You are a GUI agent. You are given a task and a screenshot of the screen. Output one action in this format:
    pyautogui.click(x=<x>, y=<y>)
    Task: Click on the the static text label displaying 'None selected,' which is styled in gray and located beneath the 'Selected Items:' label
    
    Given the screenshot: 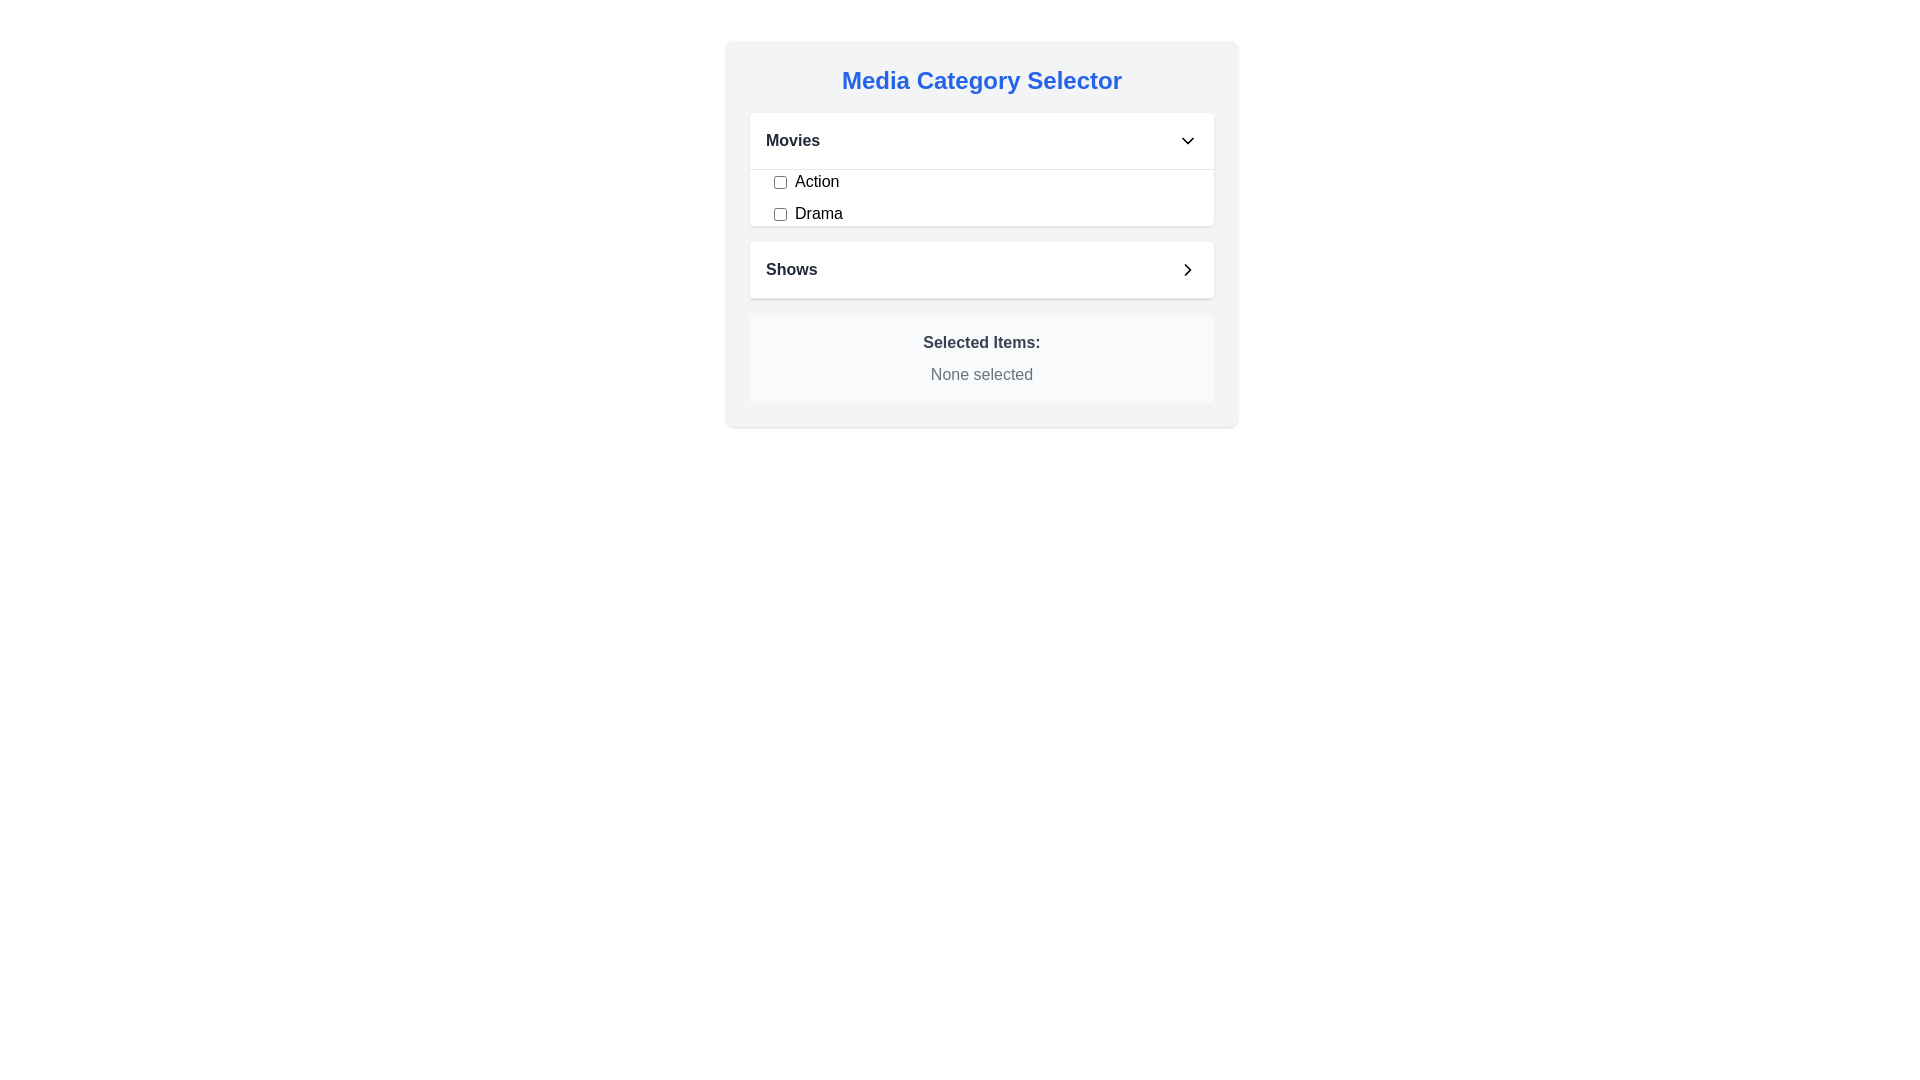 What is the action you would take?
    pyautogui.click(x=982, y=374)
    